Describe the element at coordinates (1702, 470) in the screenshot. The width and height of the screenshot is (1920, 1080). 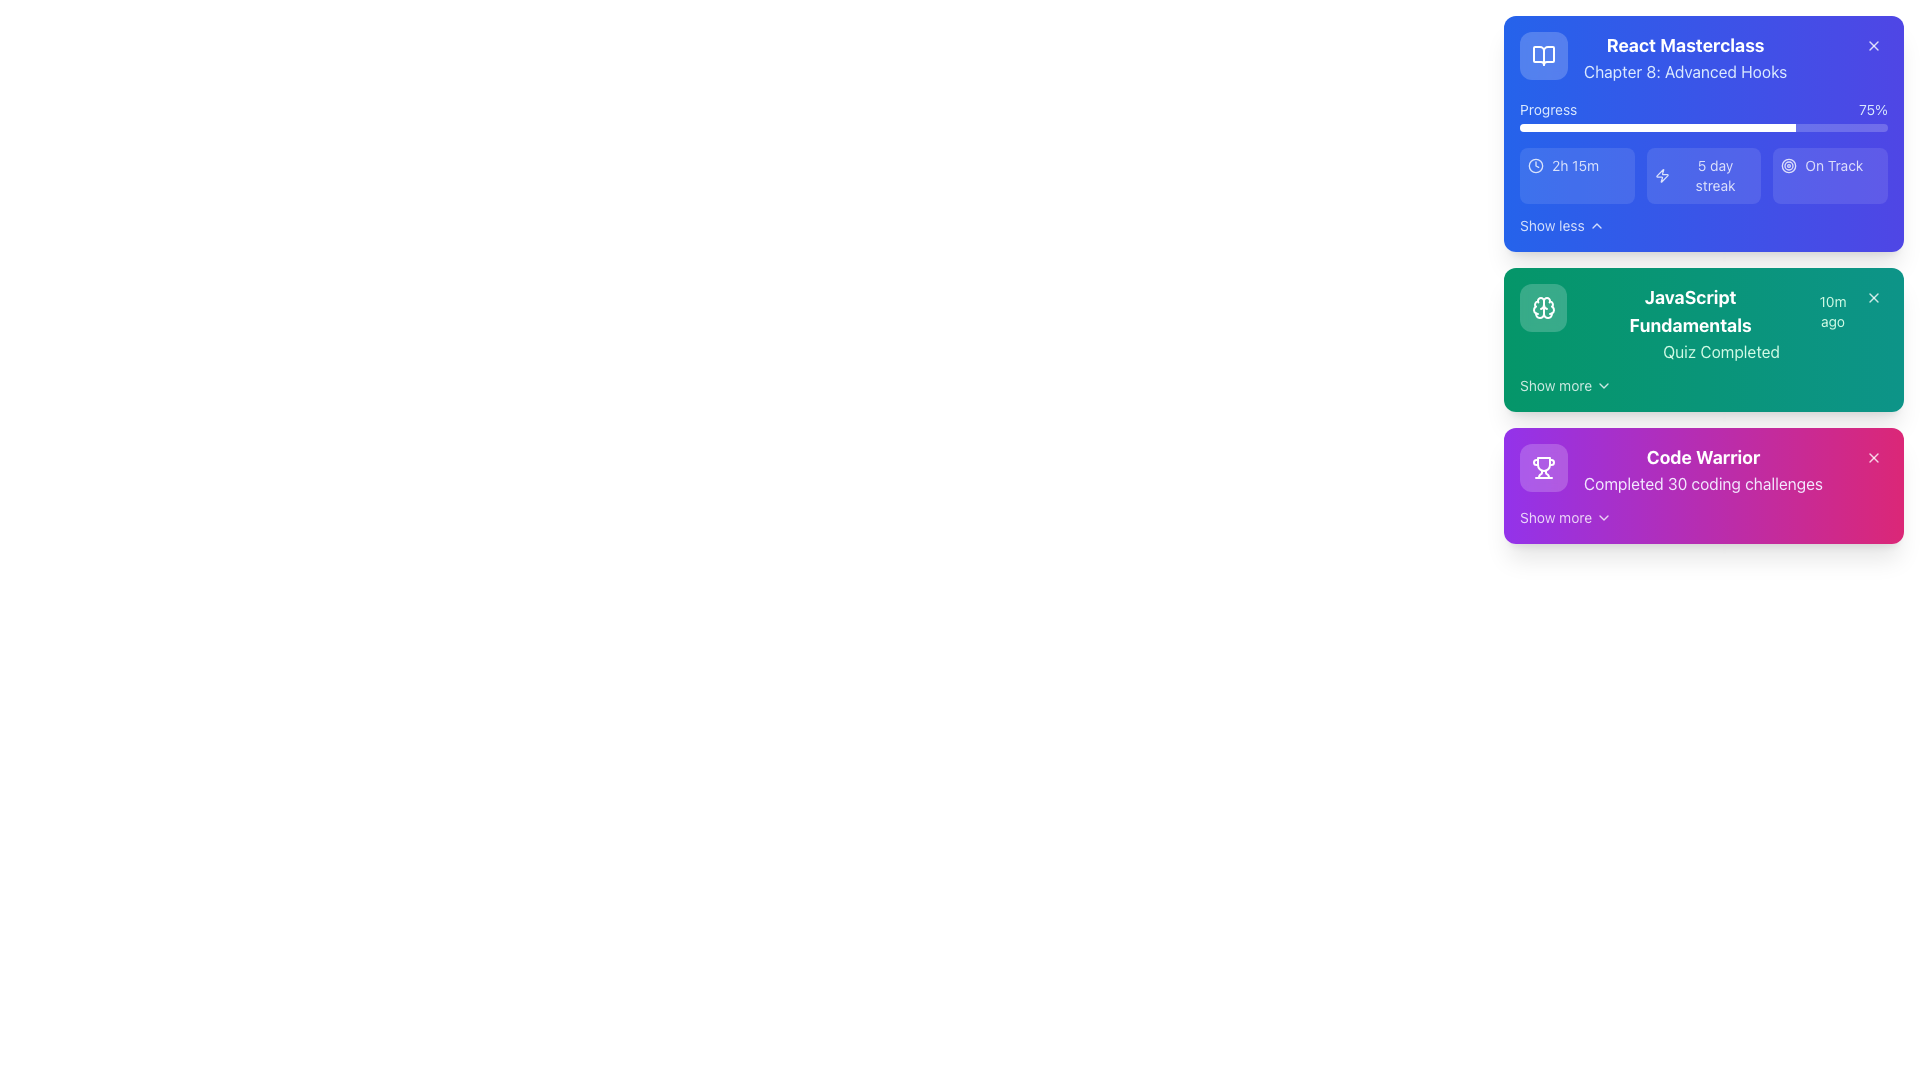
I see `the 'Code Warrior' text display element within the third card in the right-side panel, which highlights the completion of coding challenges` at that location.